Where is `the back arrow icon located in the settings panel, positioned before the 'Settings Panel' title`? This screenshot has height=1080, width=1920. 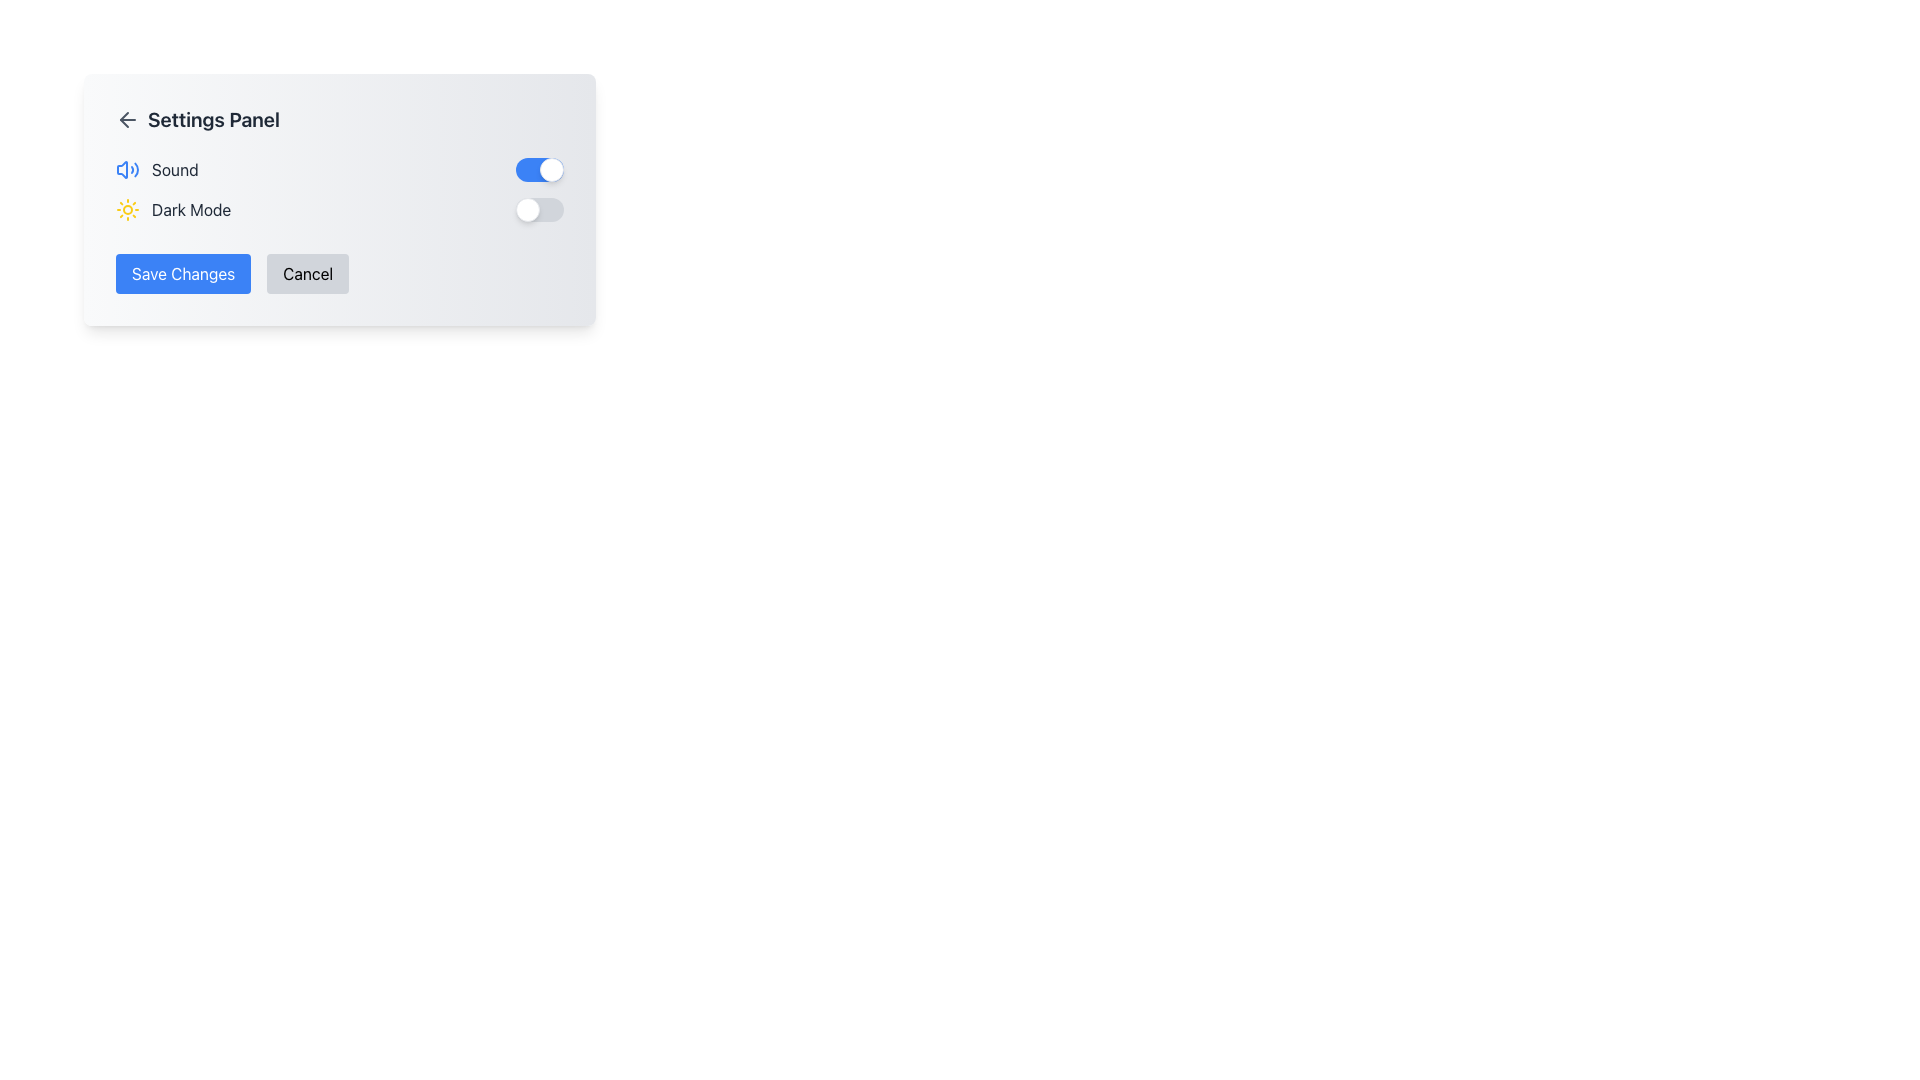
the back arrow icon located in the settings panel, positioned before the 'Settings Panel' title is located at coordinates (123, 119).